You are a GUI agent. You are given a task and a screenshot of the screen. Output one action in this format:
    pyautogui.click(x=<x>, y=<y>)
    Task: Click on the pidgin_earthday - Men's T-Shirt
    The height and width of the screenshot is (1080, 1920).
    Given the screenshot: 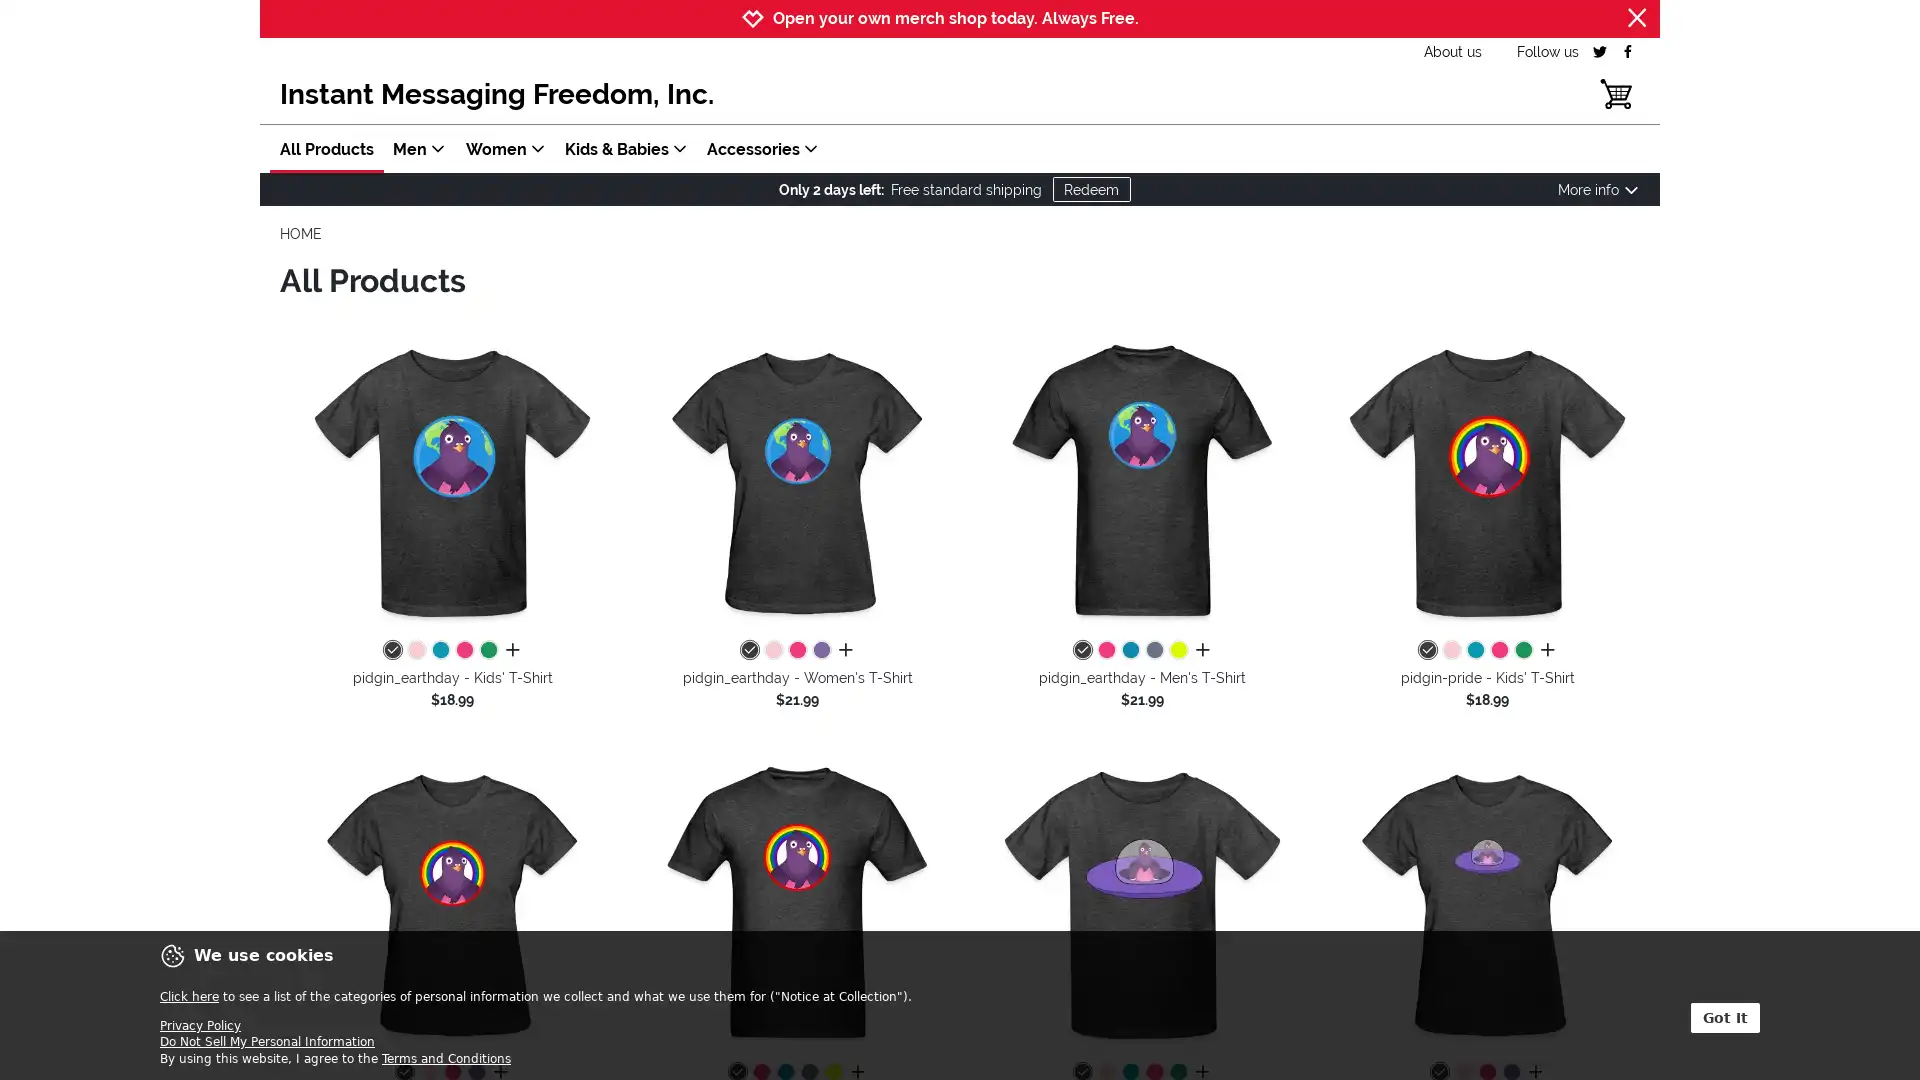 What is the action you would take?
    pyautogui.click(x=1142, y=482)
    